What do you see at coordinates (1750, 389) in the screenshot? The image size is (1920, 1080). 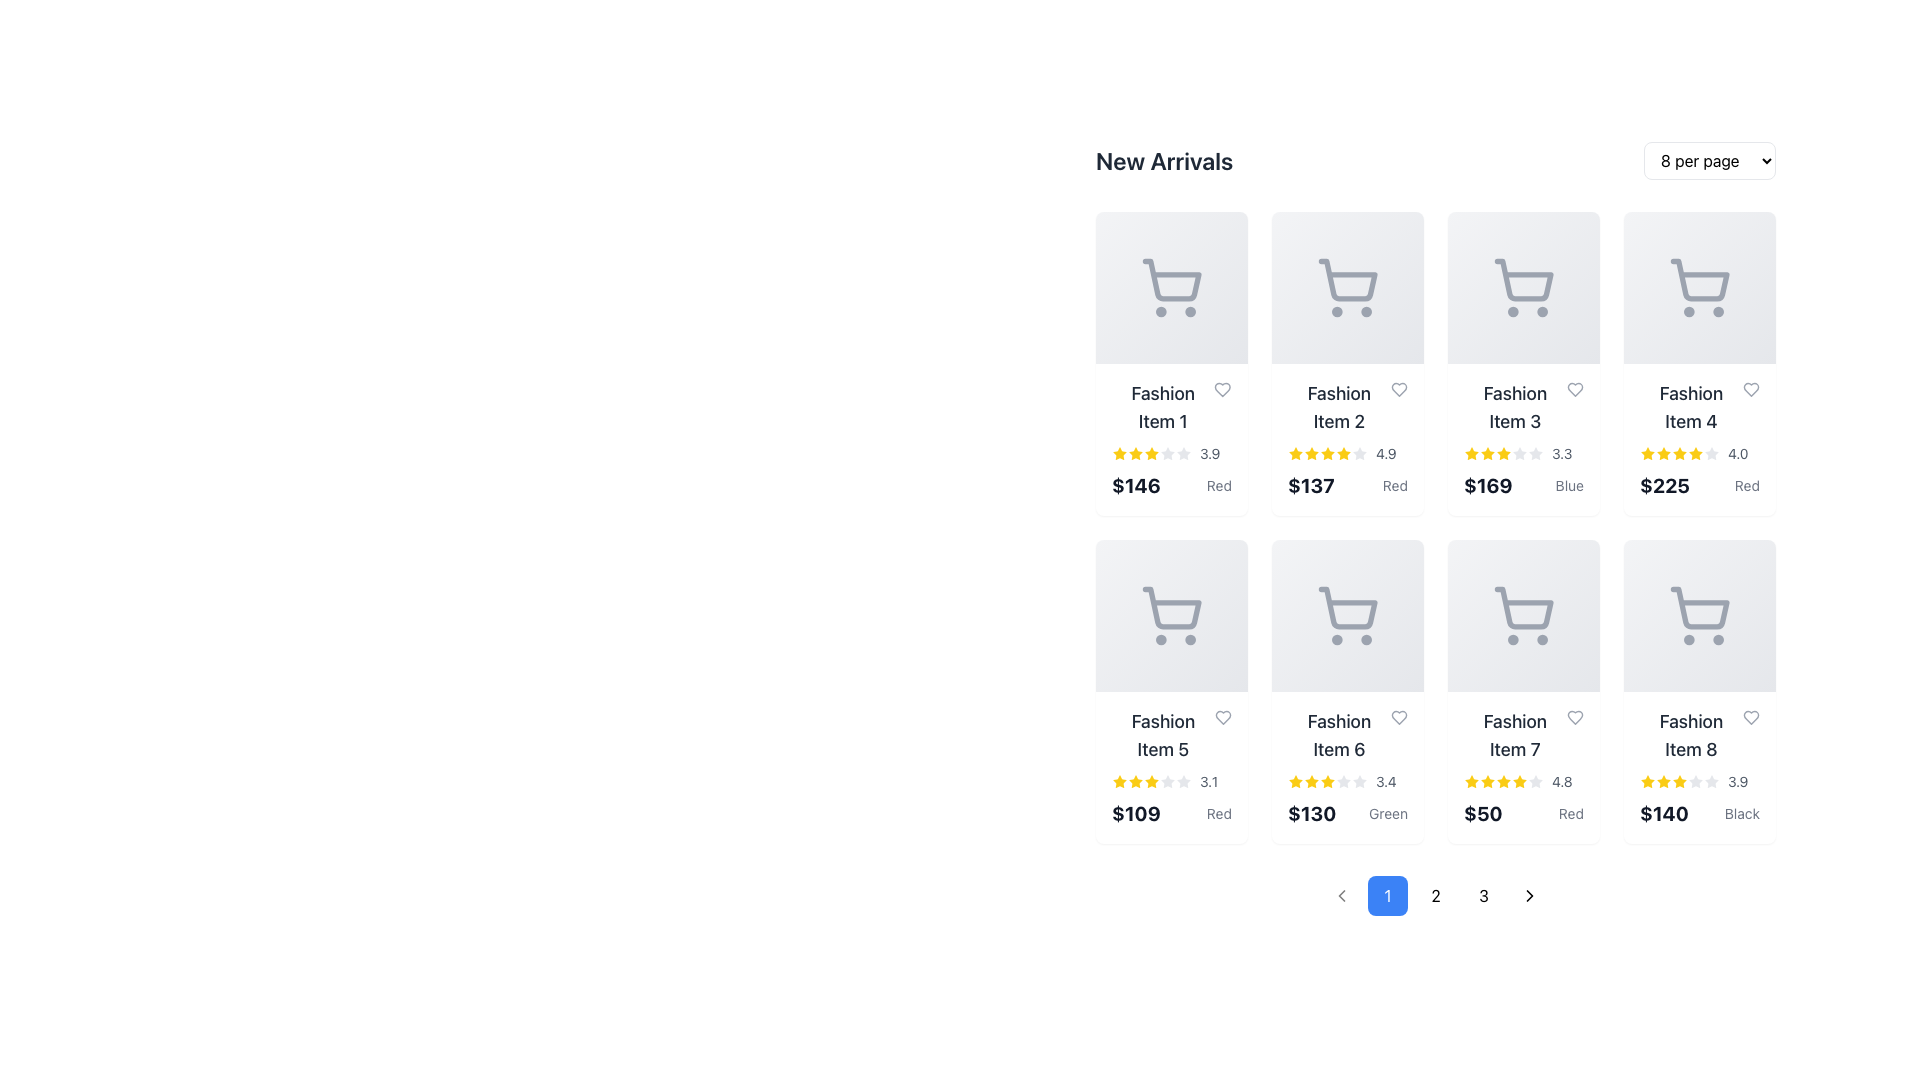 I see `the favorite toggle button (heart icon) located in the top-right corner of the product card for 'Fashion Item 4'` at bounding box center [1750, 389].